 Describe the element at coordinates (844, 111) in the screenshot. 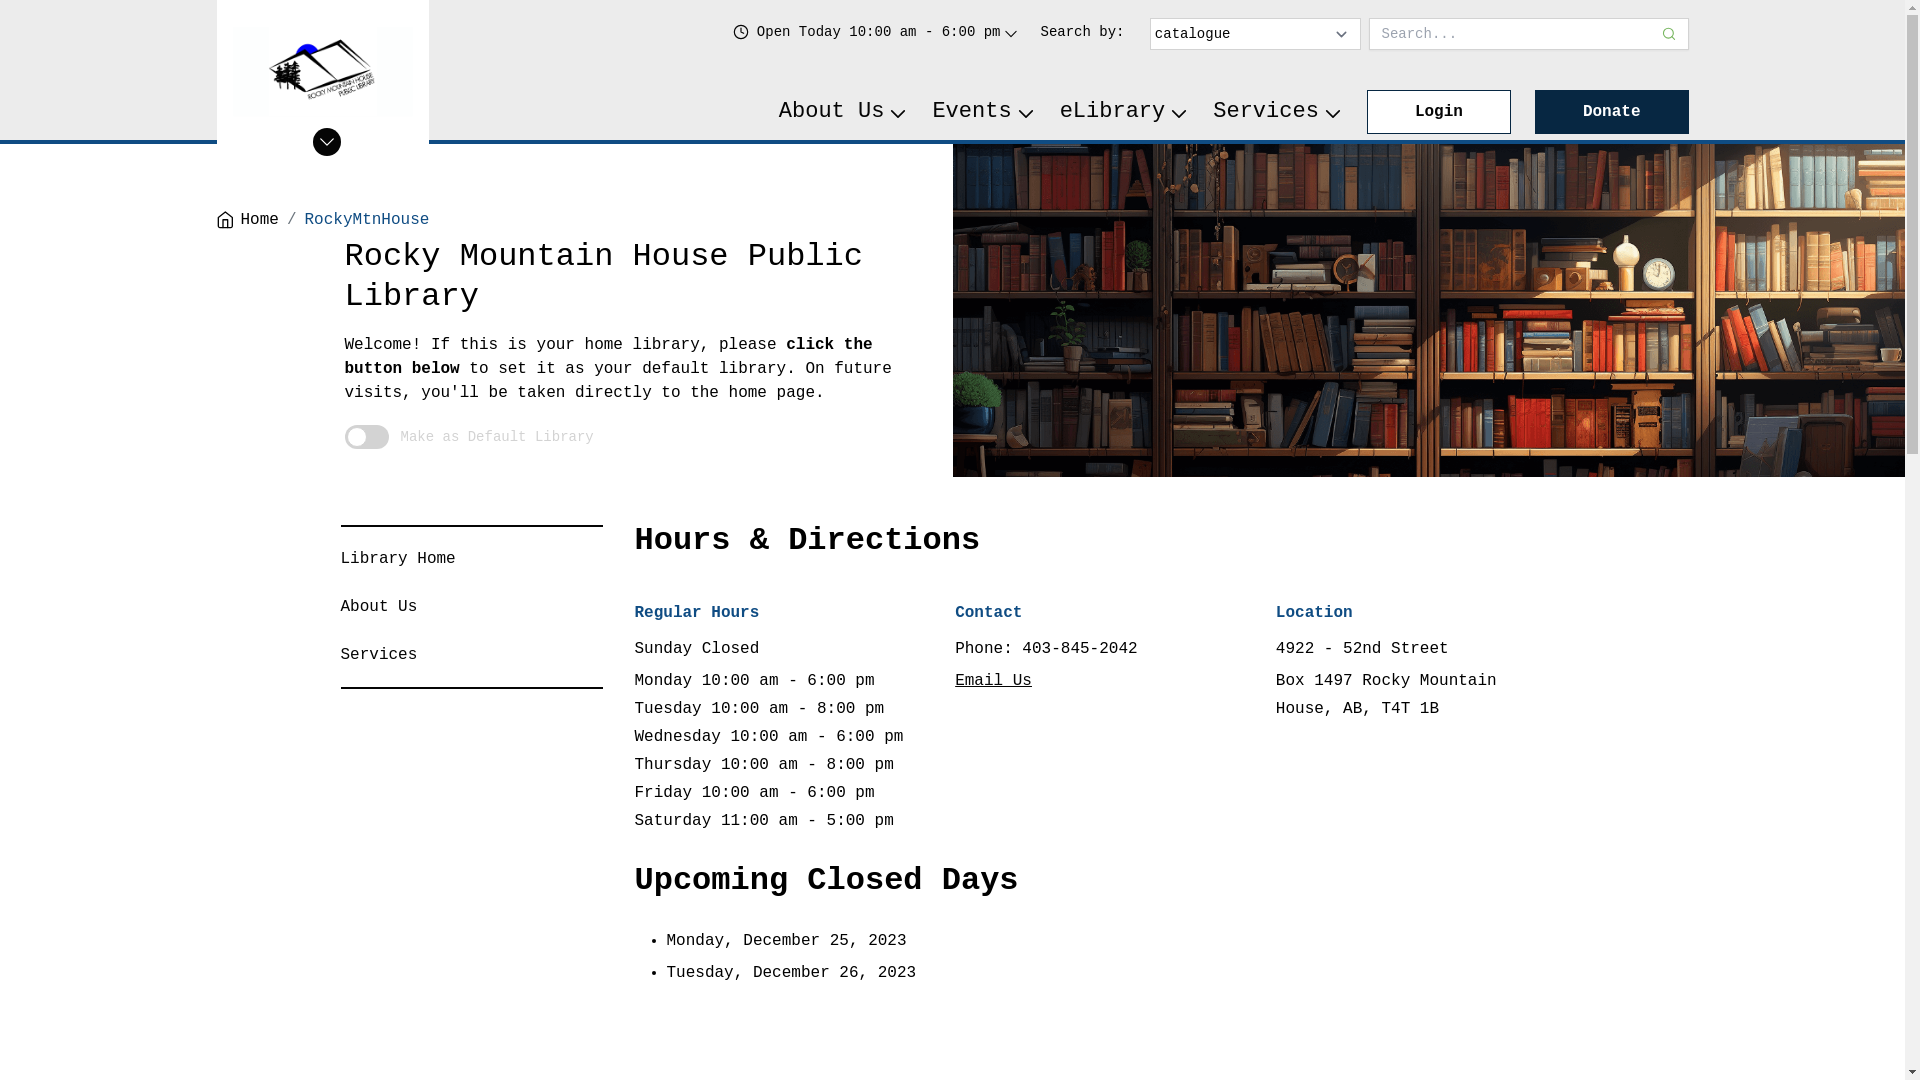

I see `'About Us'` at that location.